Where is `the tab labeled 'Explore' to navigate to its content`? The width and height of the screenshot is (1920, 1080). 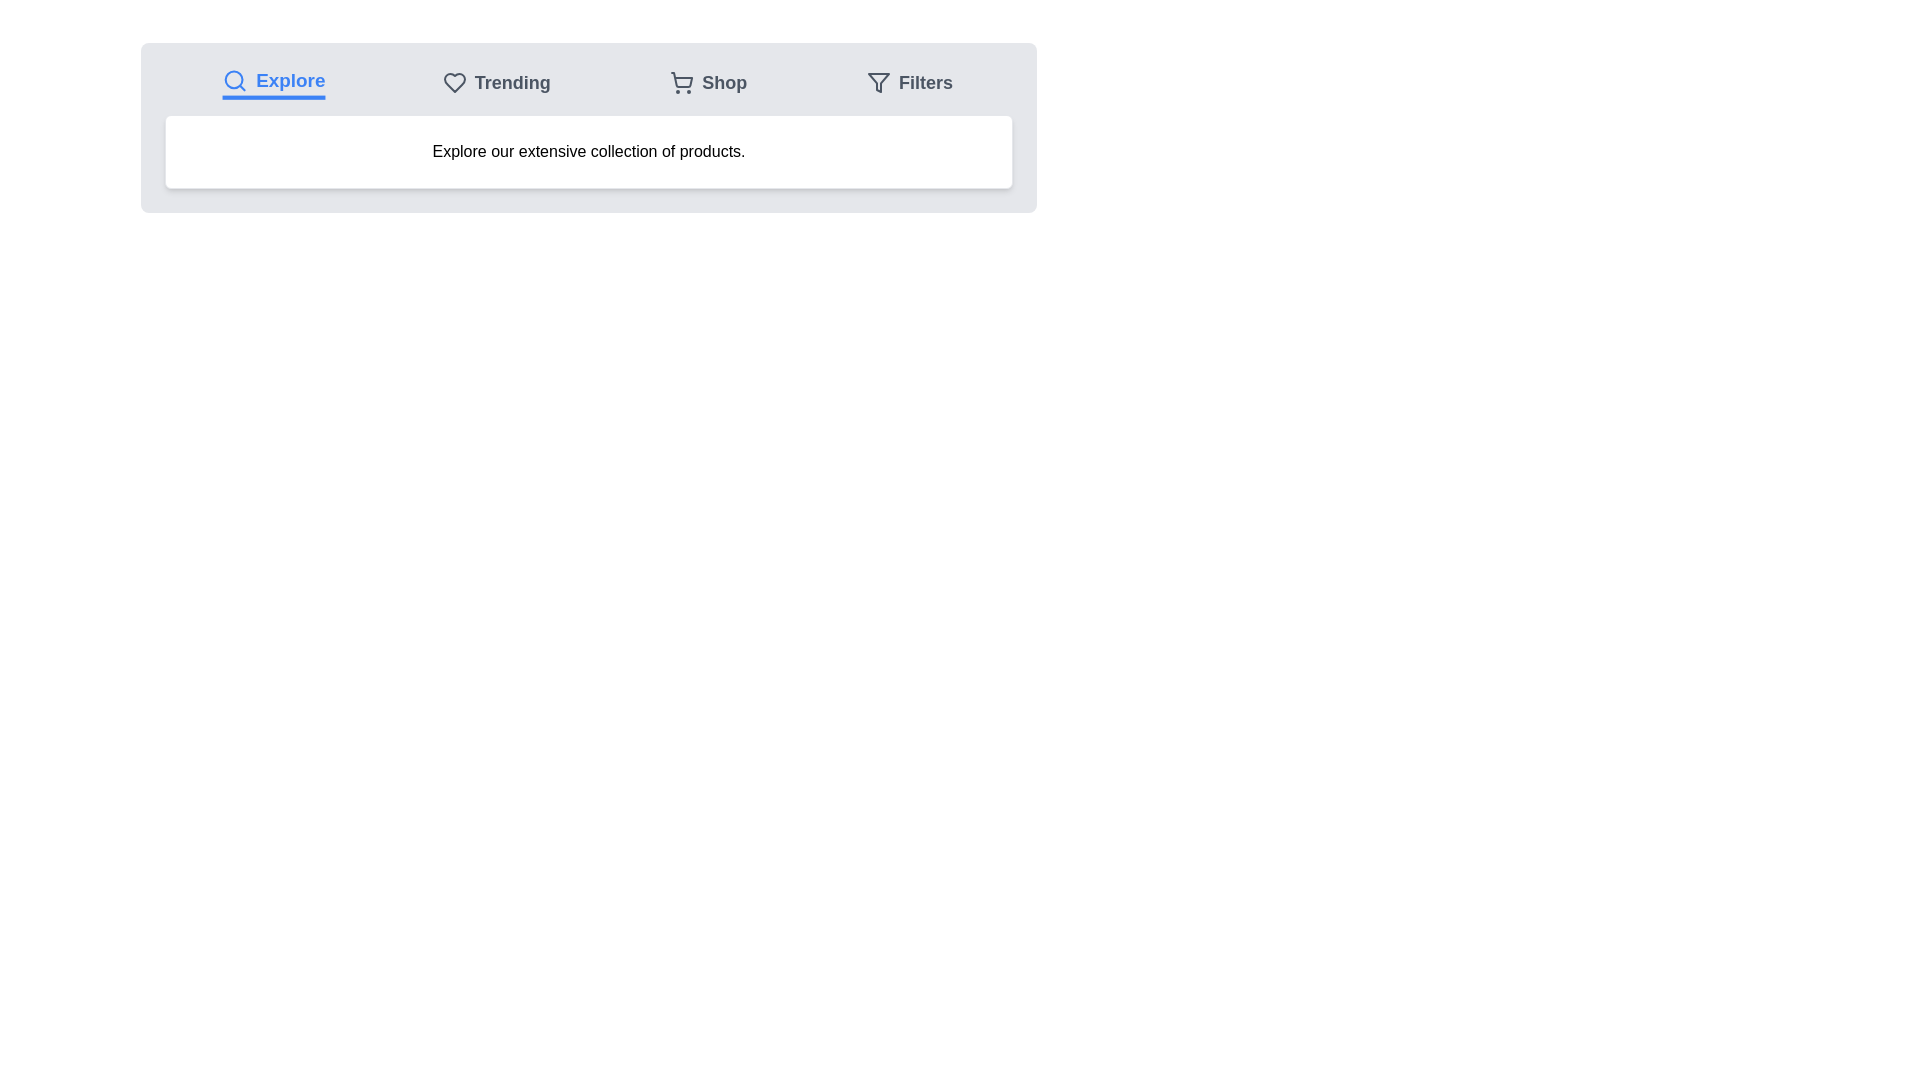
the tab labeled 'Explore' to navigate to its content is located at coordinates (272, 82).